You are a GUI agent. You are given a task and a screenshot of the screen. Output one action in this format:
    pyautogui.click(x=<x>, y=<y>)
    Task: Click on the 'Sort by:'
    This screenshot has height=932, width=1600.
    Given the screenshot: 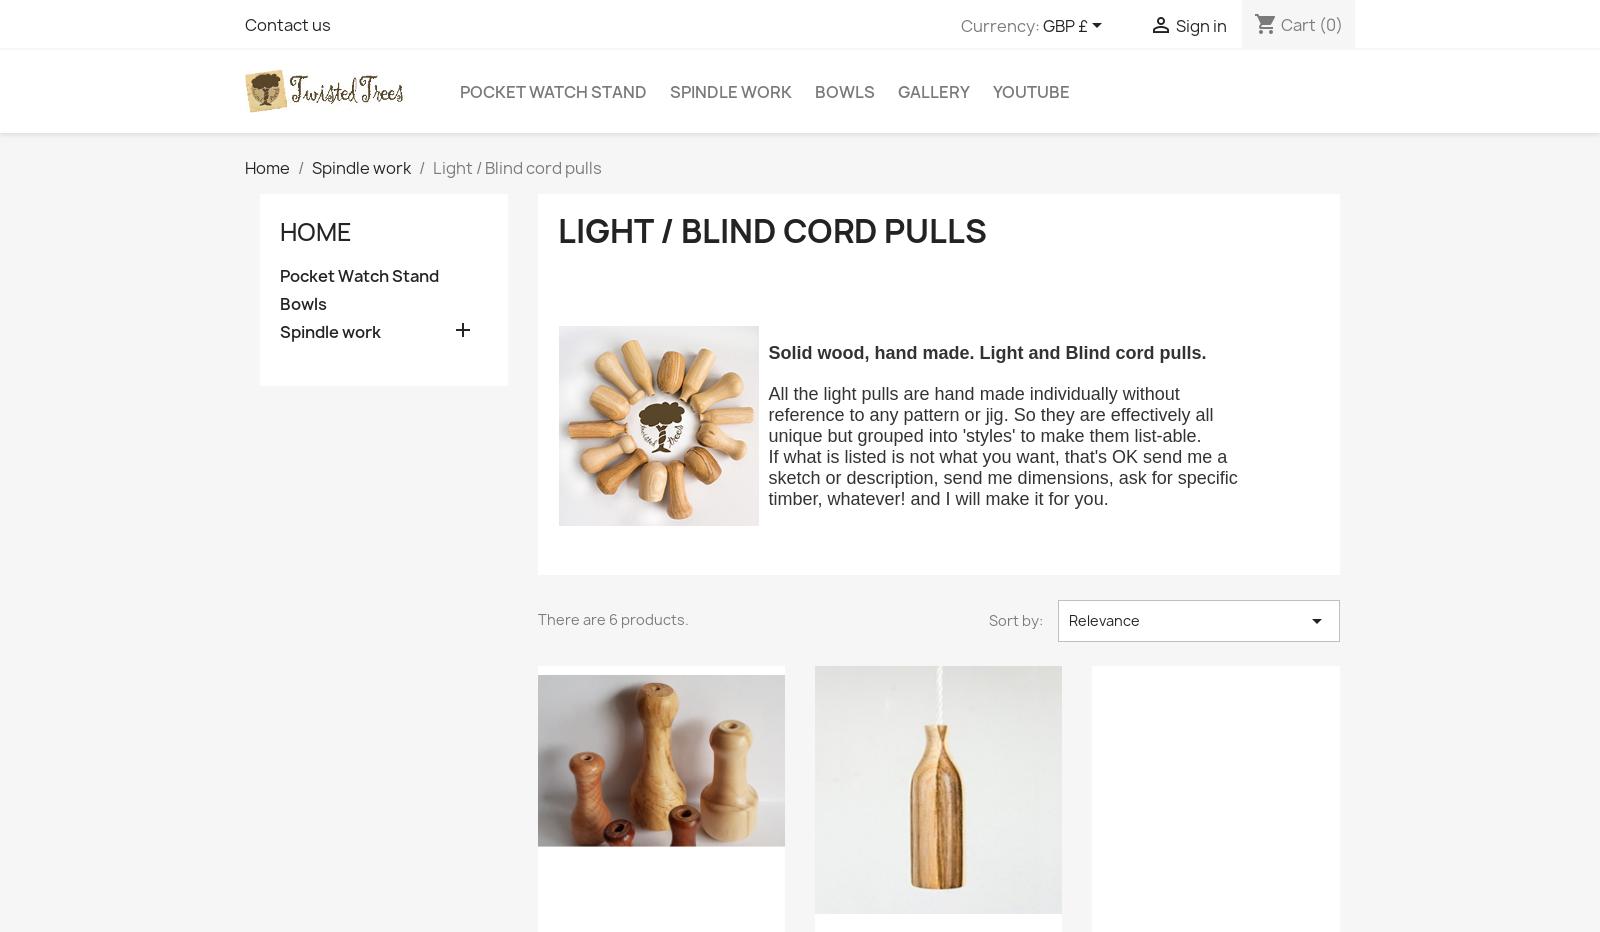 What is the action you would take?
    pyautogui.click(x=1015, y=619)
    